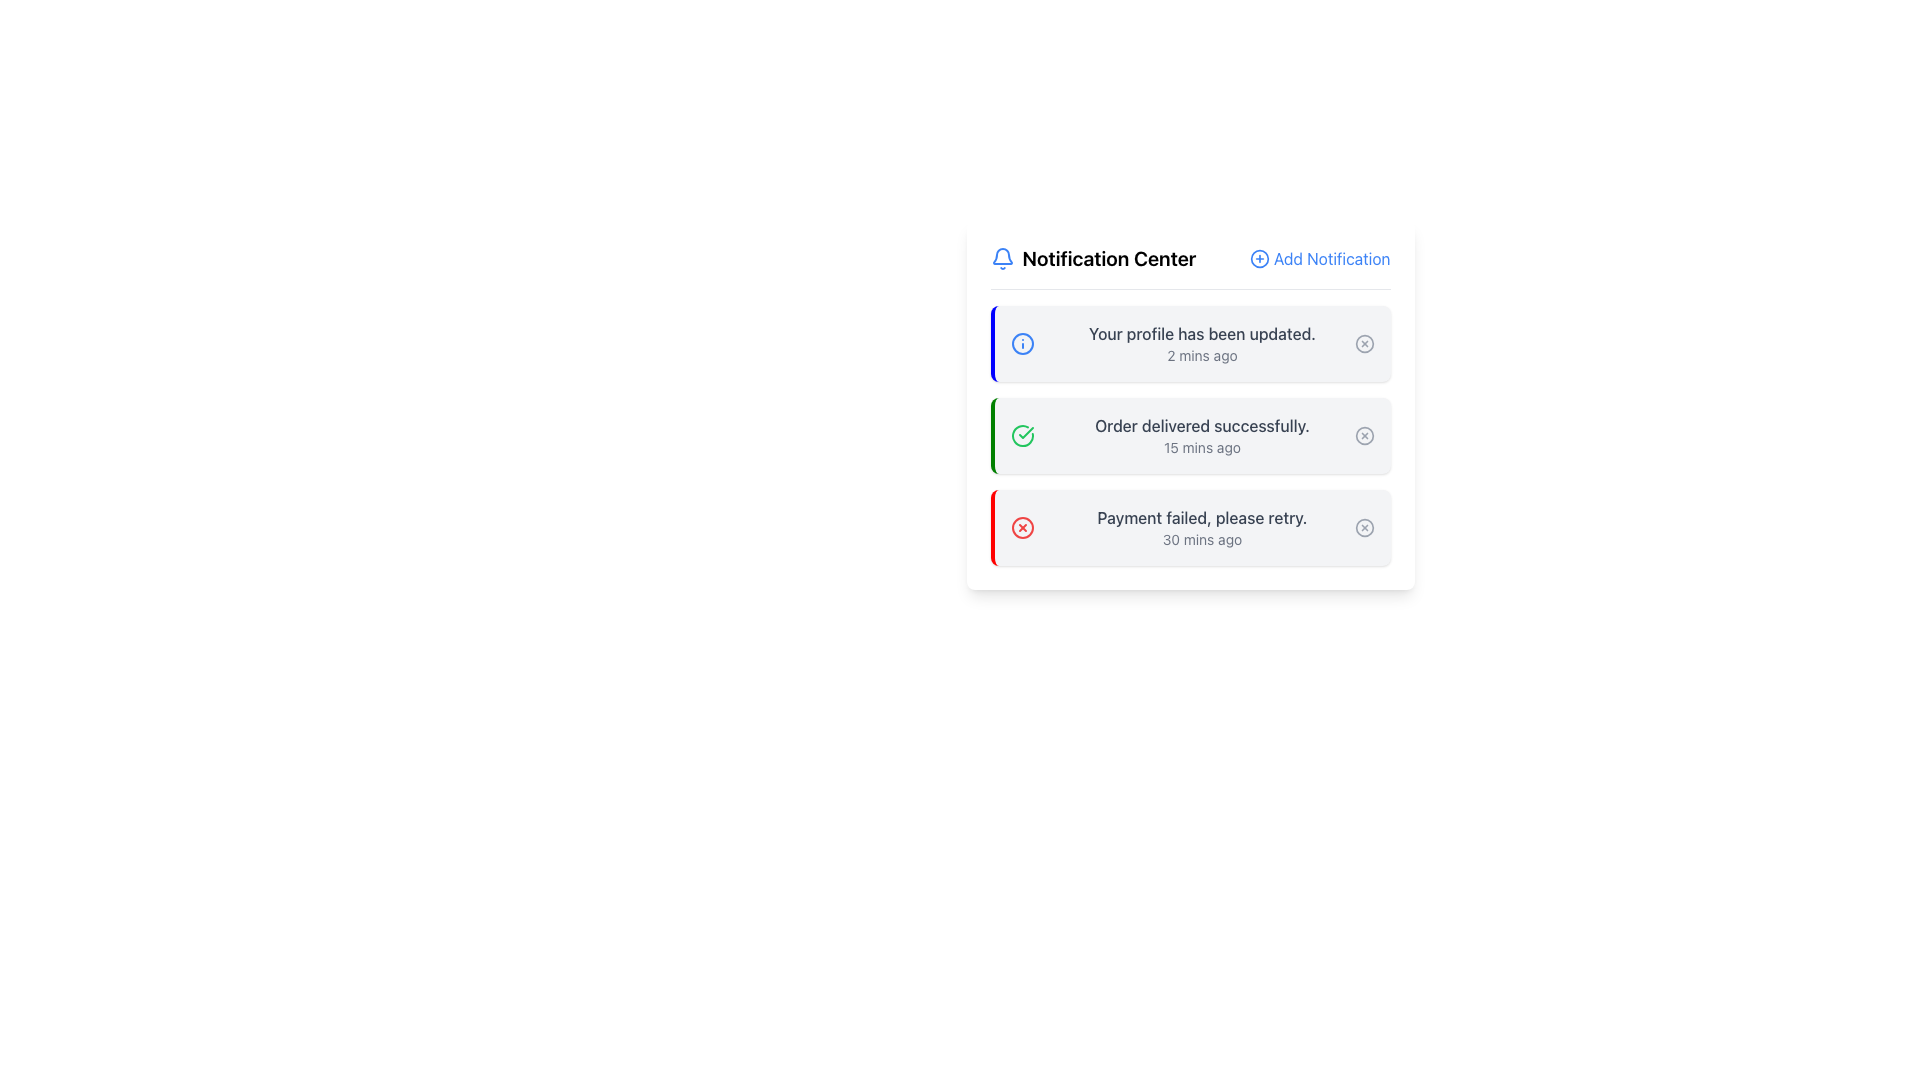  I want to click on the blue outlined circular icon button with a plus symbol, located to the left of the 'Add Notification' text in the notification section, so click(1258, 257).